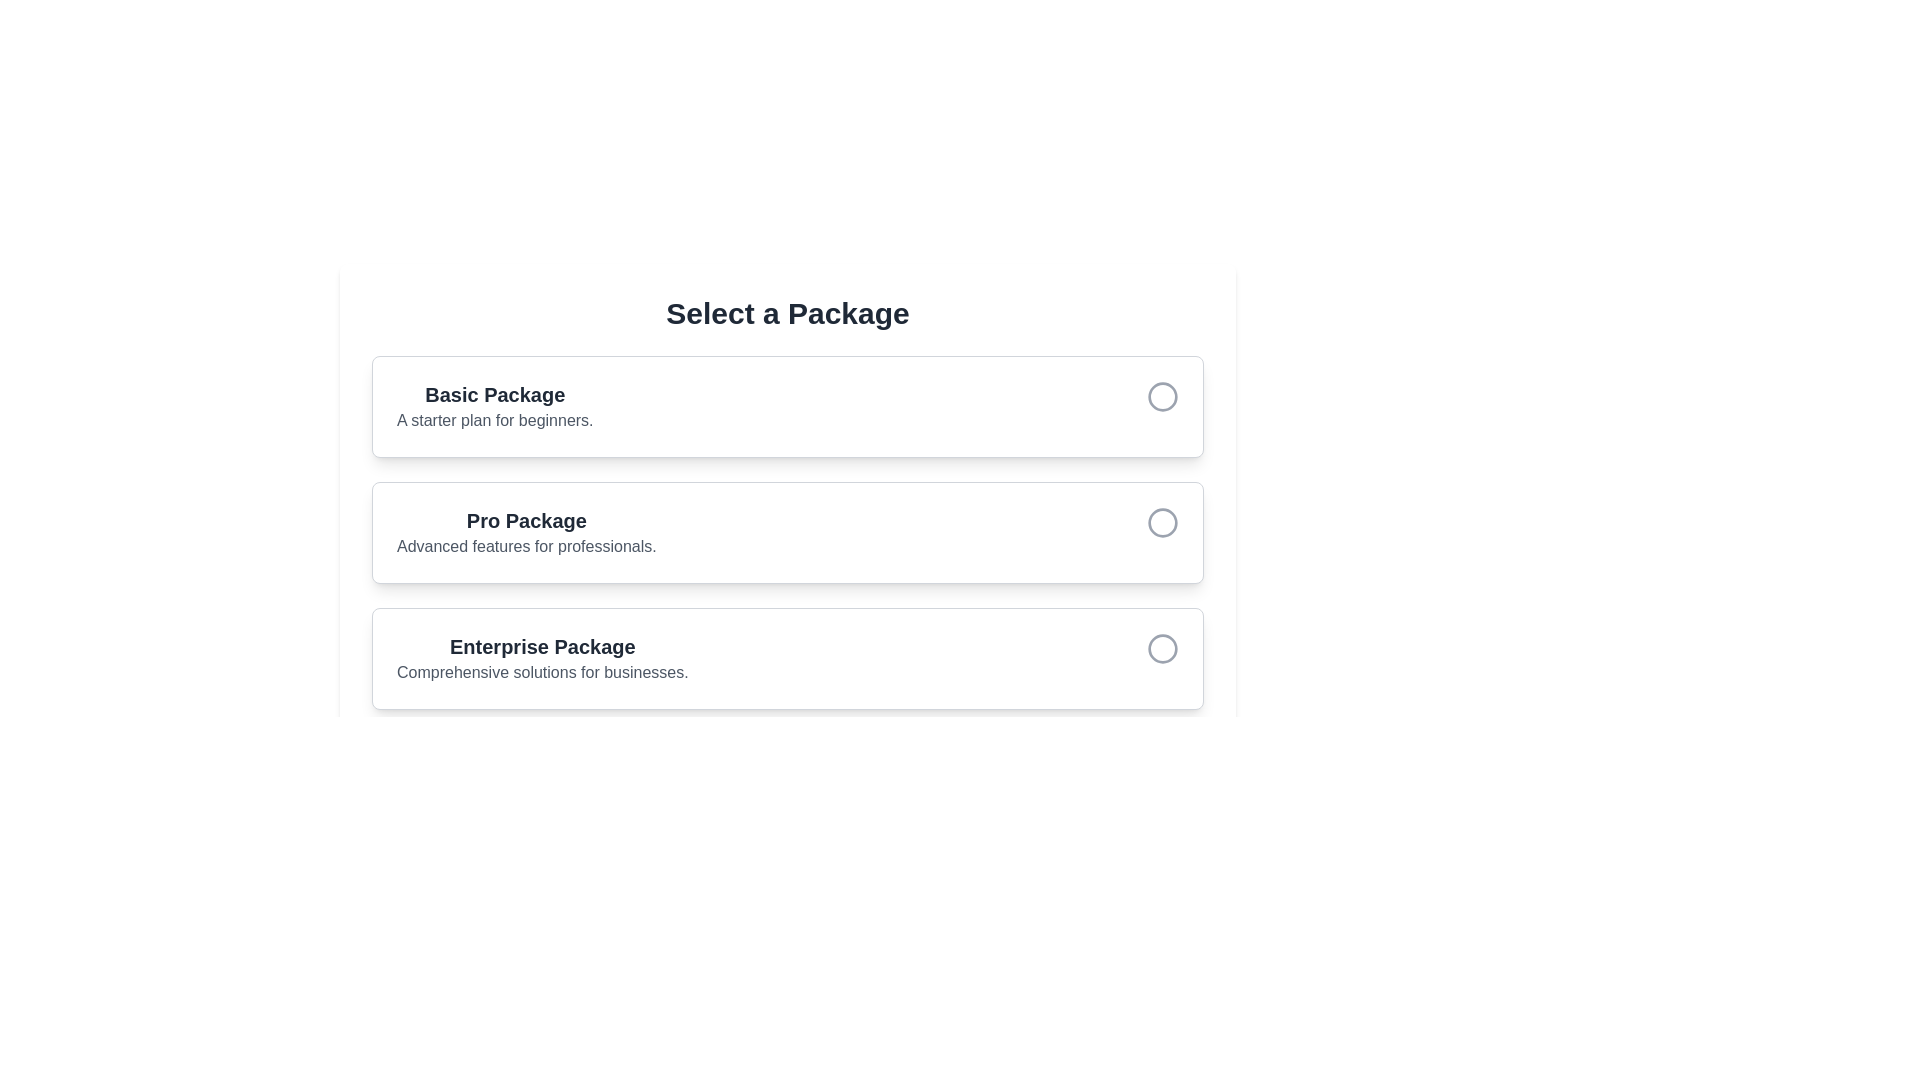 The image size is (1920, 1080). I want to click on the 'Pro Package' label, which is located between the 'Basic Package' above and the 'Enterprise Package' below in the vertical list of selection packages, so click(526, 531).